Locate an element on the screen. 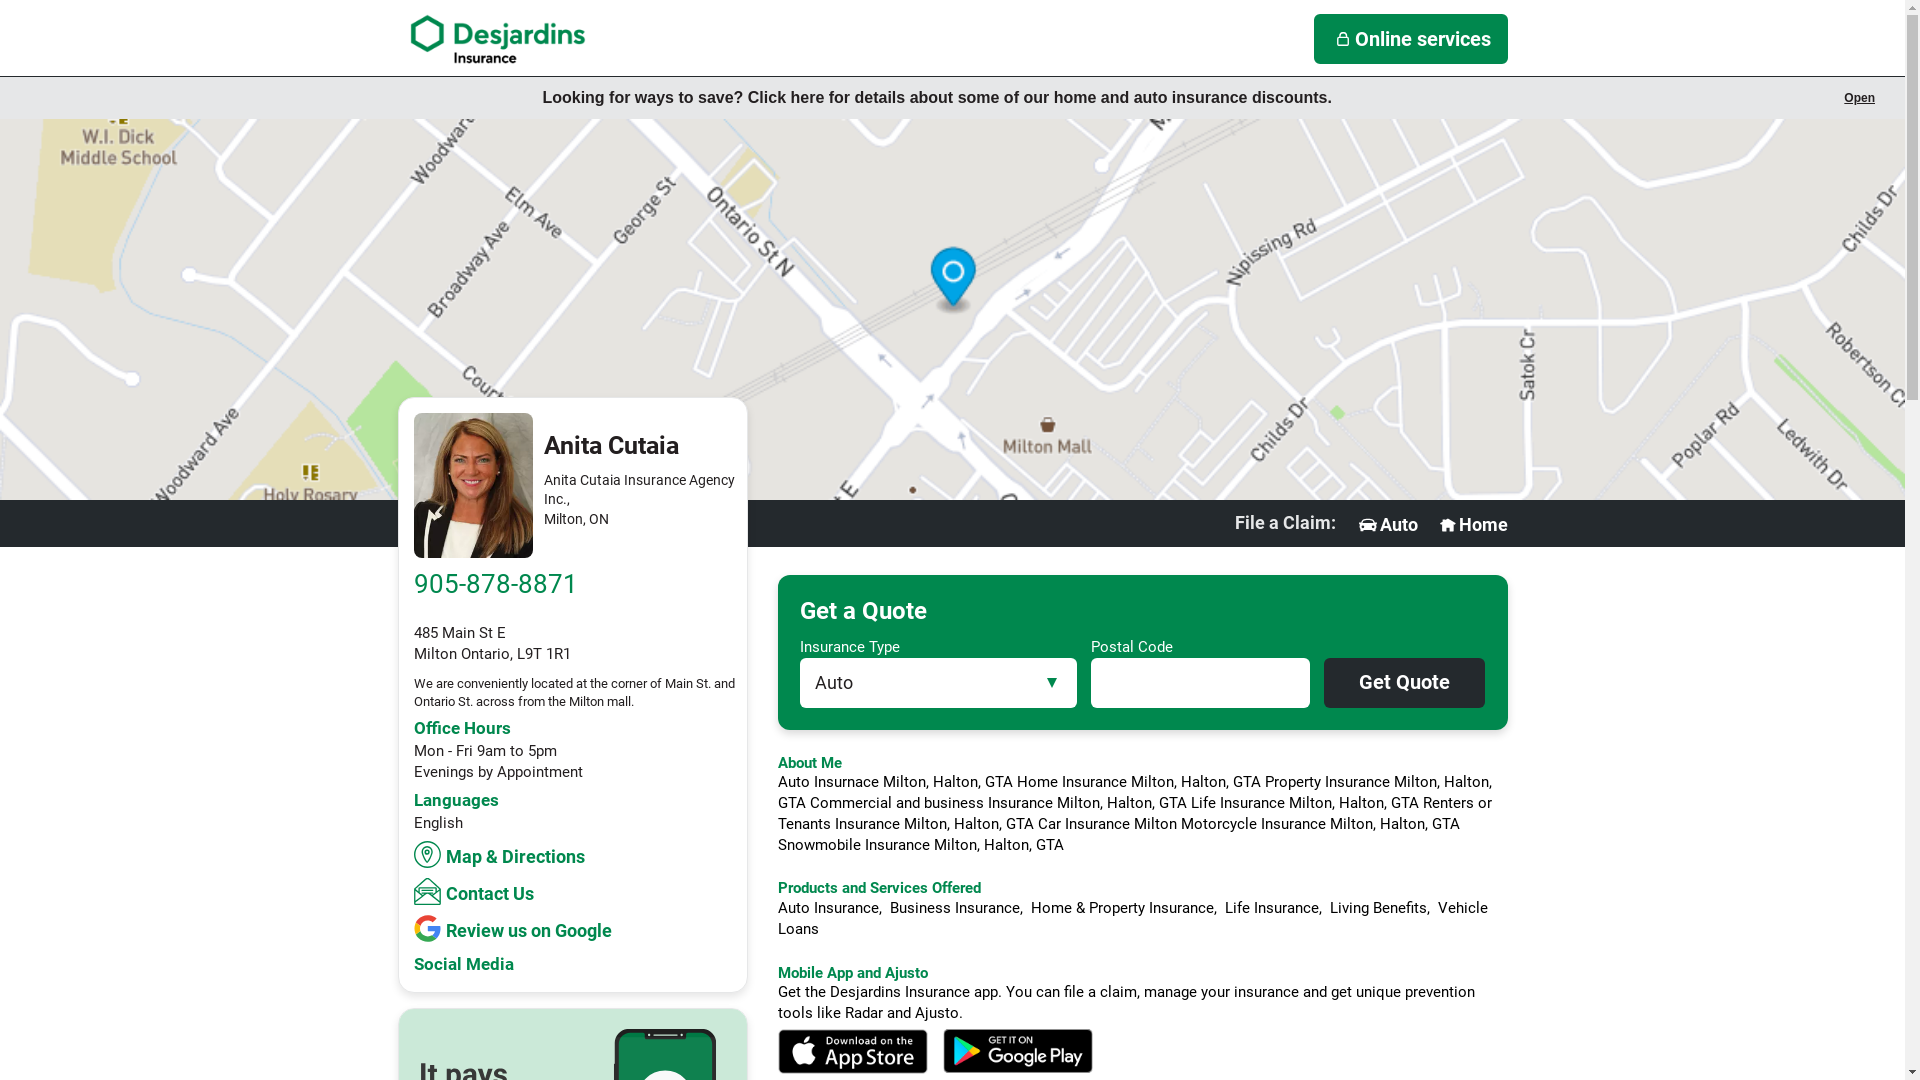 The height and width of the screenshot is (1080, 1920). 'Map & Directions' is located at coordinates (502, 854).